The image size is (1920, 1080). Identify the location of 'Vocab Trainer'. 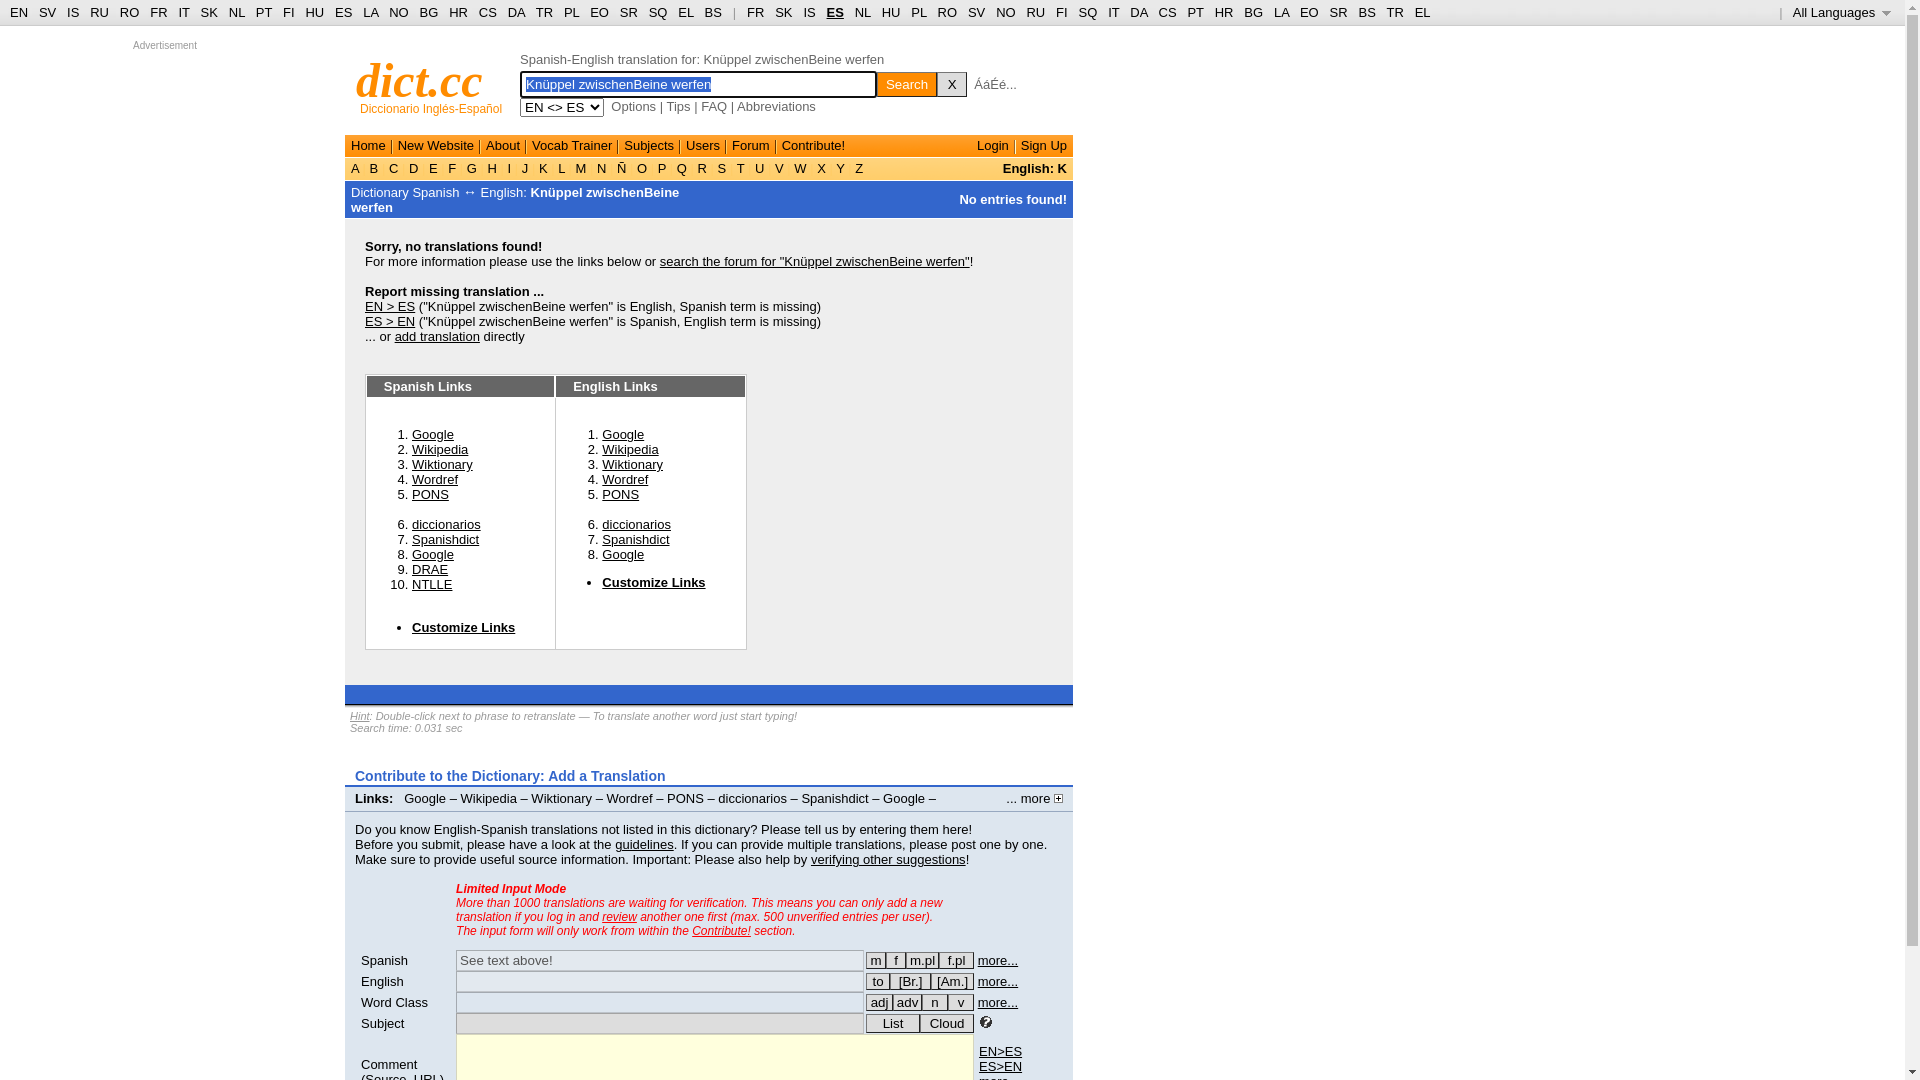
(532, 144).